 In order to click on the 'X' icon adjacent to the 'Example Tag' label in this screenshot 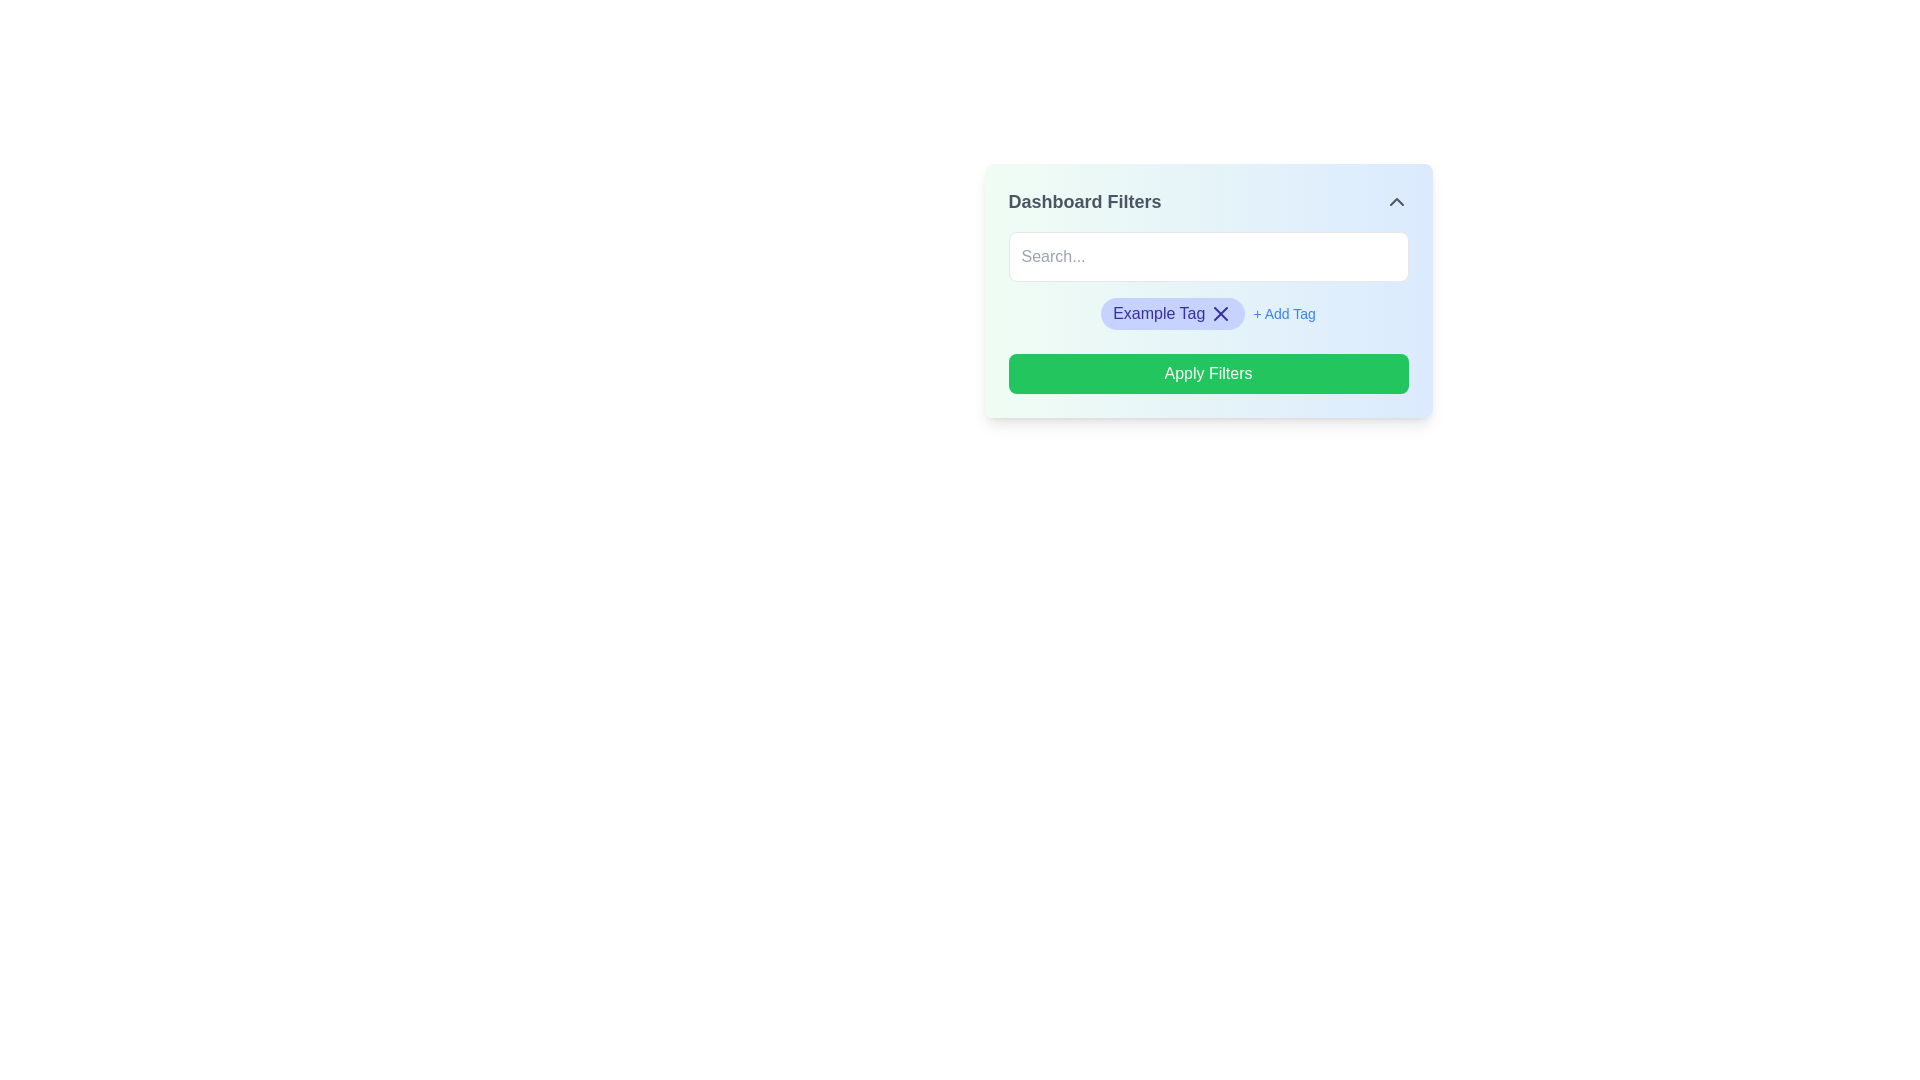, I will do `click(1173, 313)`.